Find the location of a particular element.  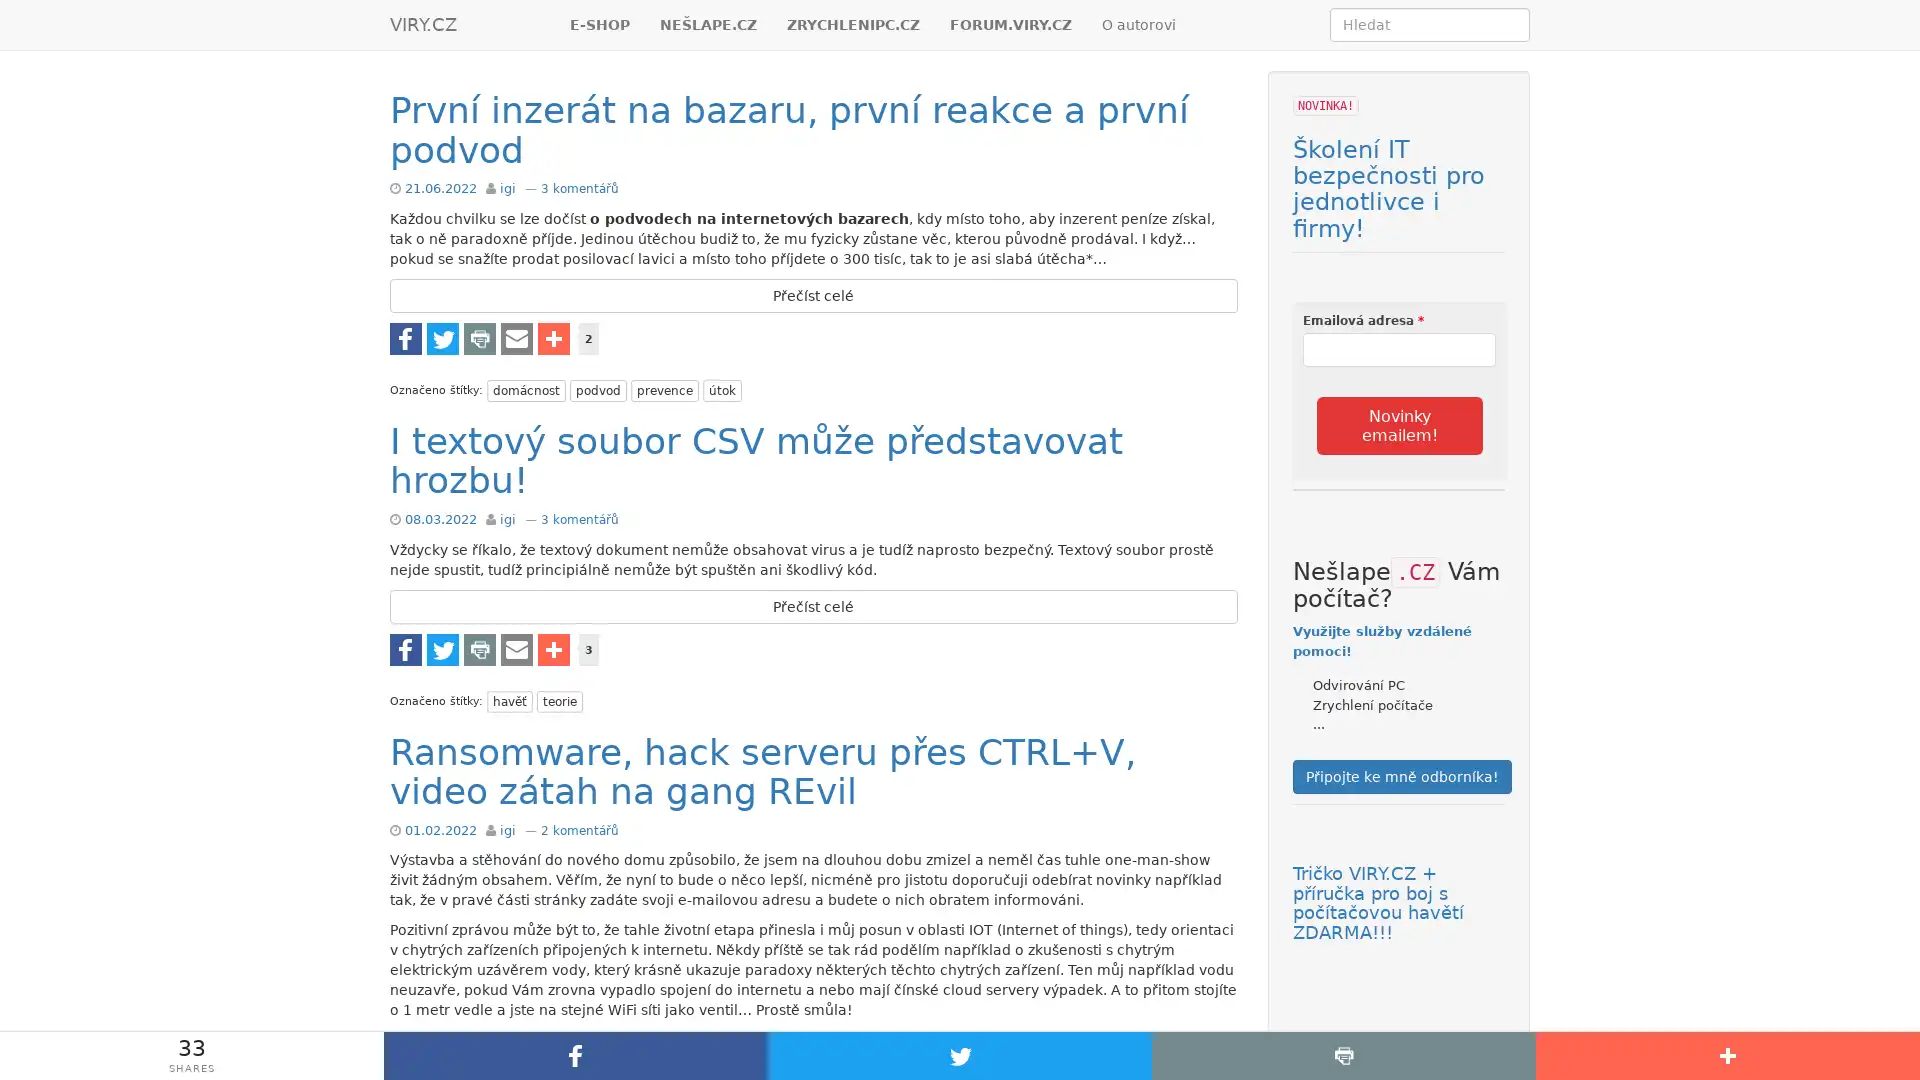

Share to Vice... is located at coordinates (553, 337).